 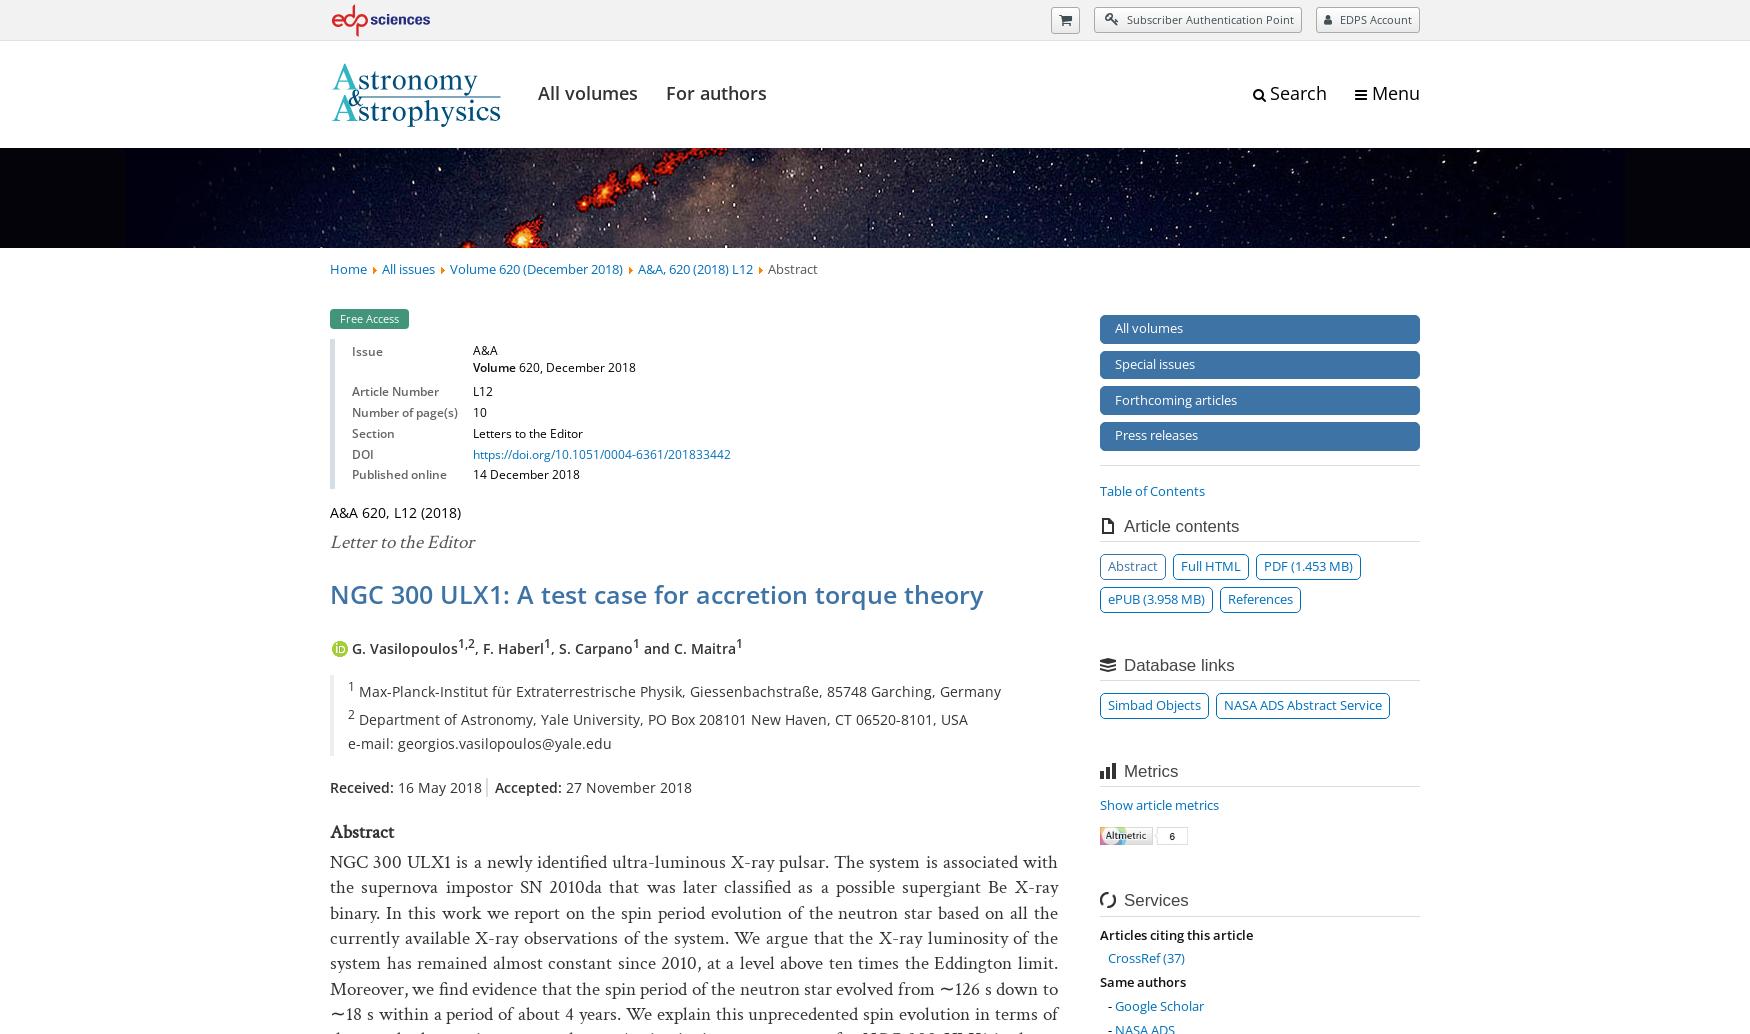 What do you see at coordinates (1151, 489) in the screenshot?
I see `'Table of Contents'` at bounding box center [1151, 489].